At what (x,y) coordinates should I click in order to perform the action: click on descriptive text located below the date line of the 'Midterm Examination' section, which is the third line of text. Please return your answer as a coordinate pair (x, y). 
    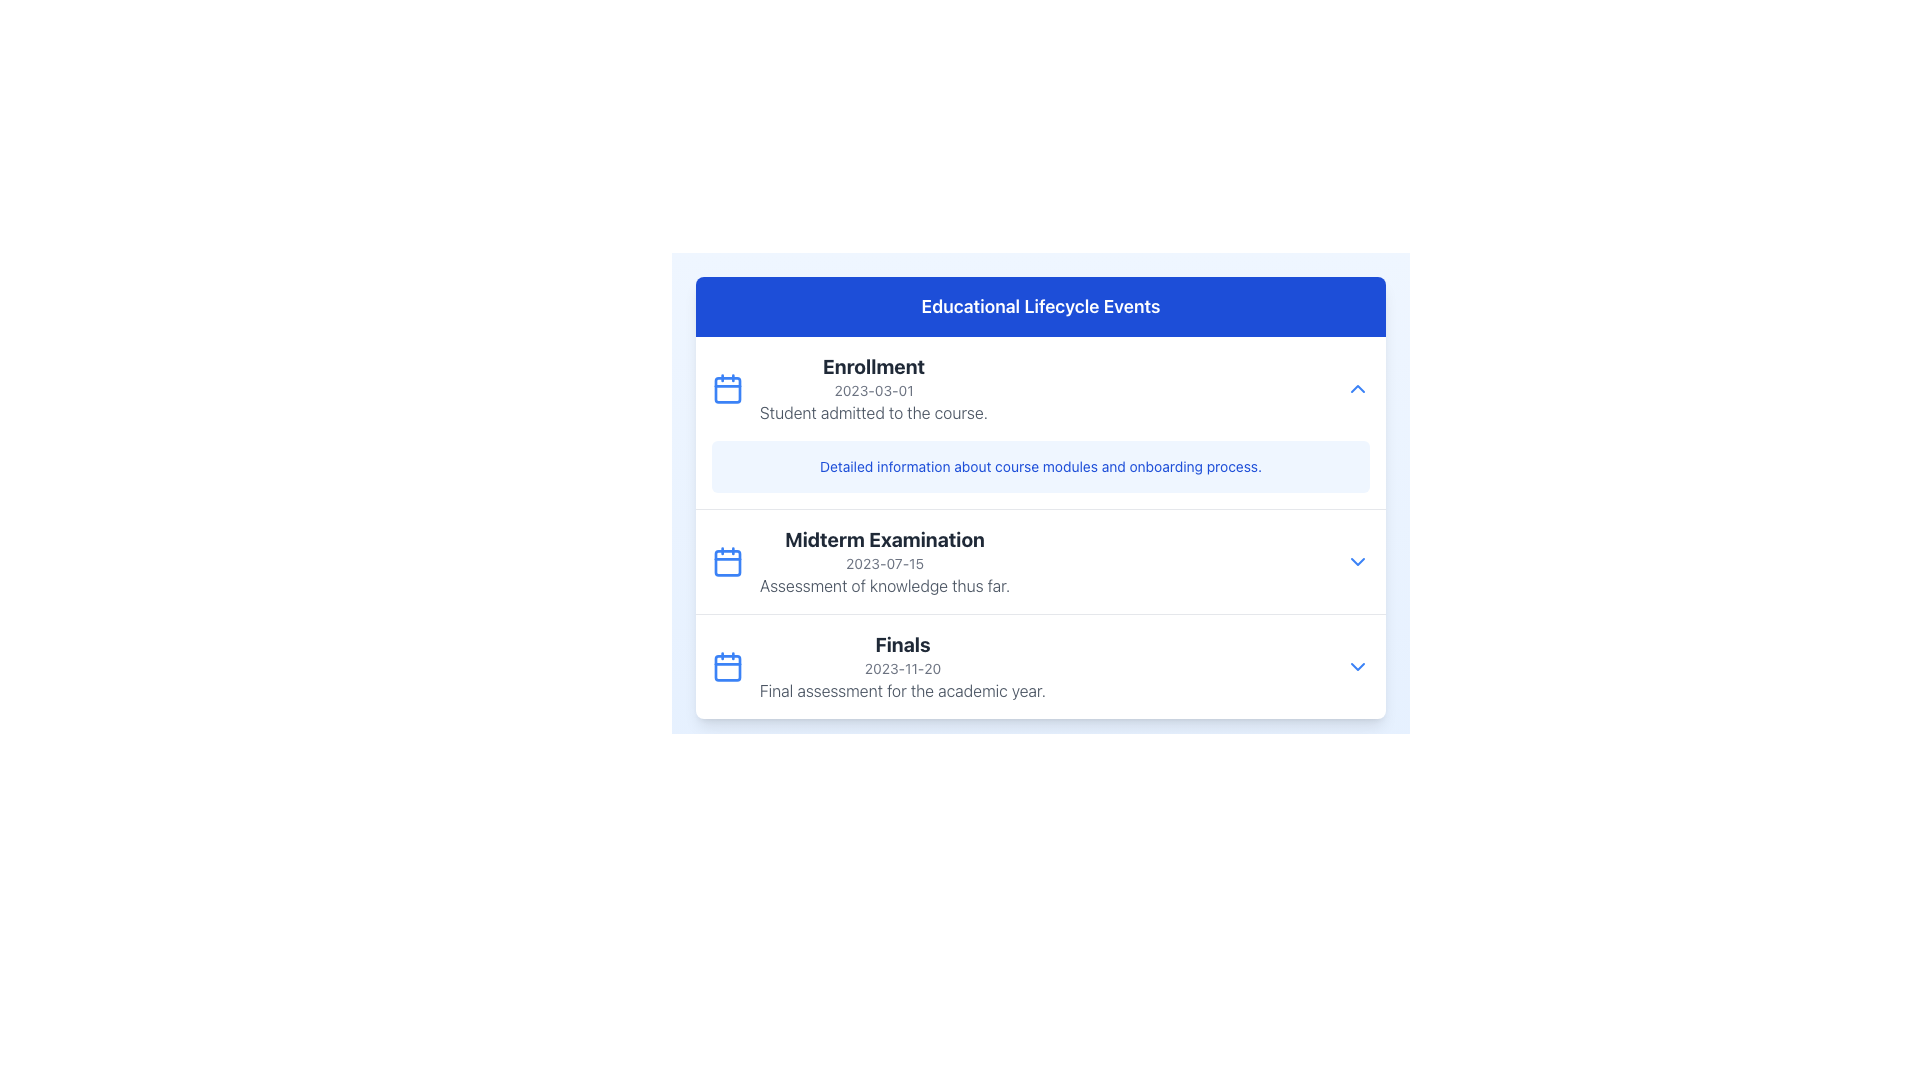
    Looking at the image, I should click on (884, 585).